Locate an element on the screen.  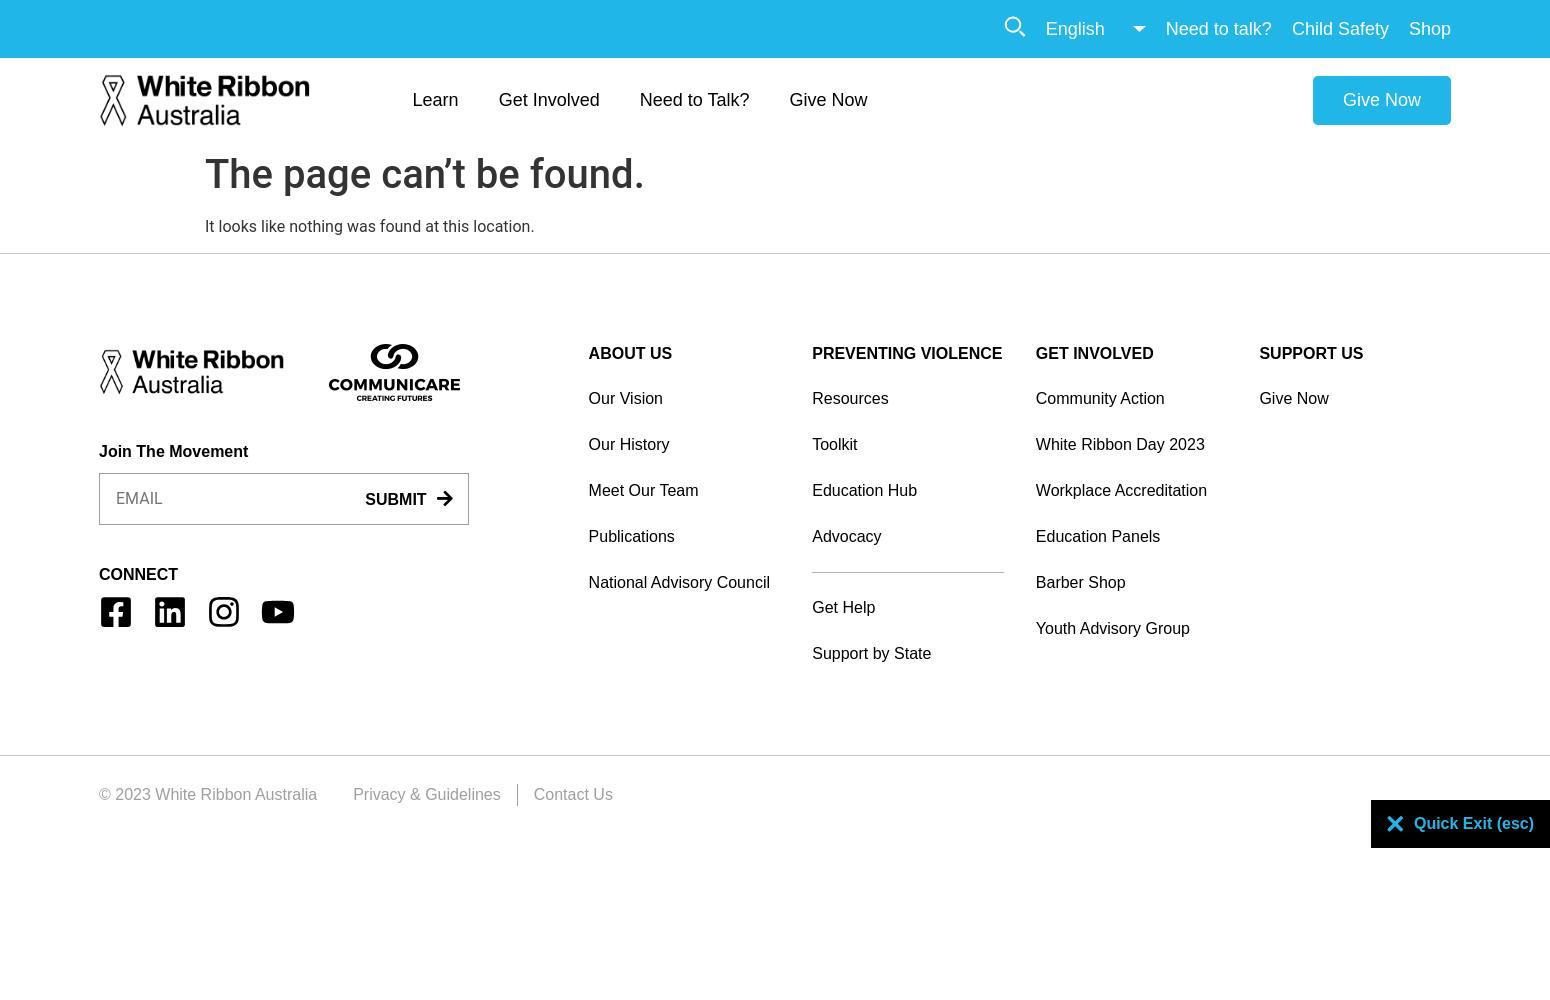
'Contact Us' is located at coordinates (532, 793).